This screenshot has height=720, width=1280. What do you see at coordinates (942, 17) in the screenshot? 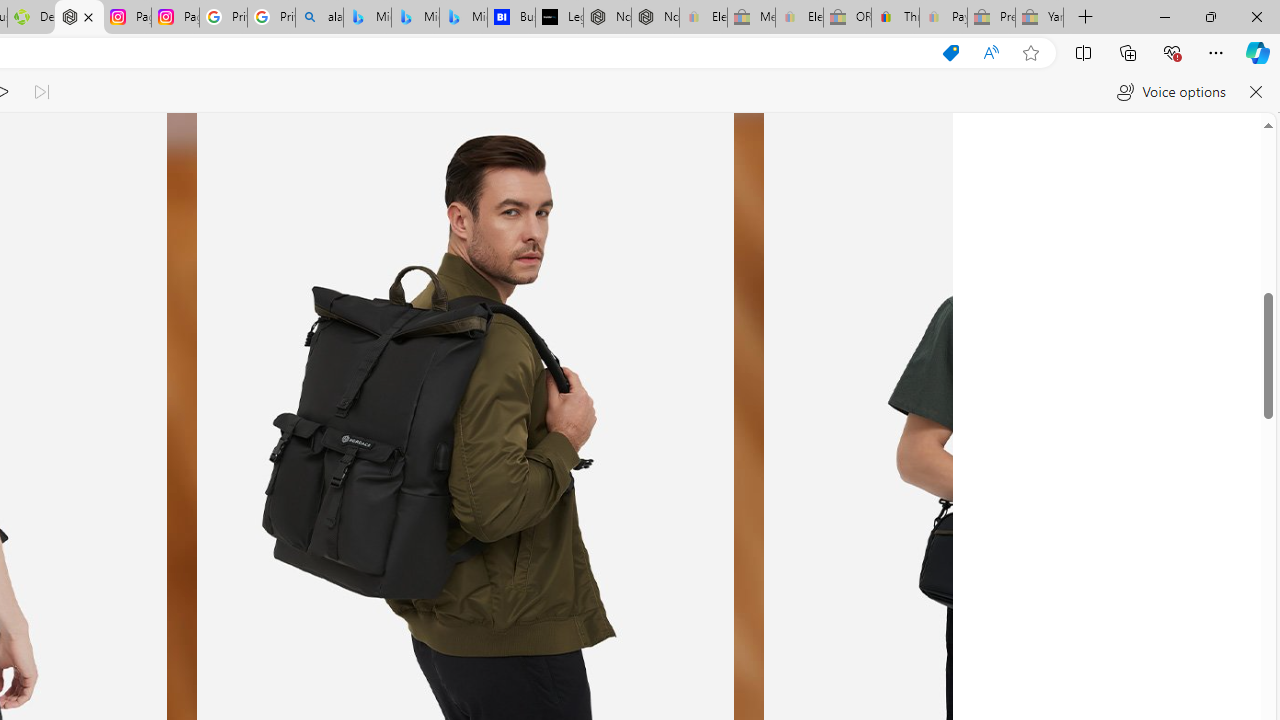
I see `'Payments Terms of Use | eBay.com - Sleeping'` at bounding box center [942, 17].